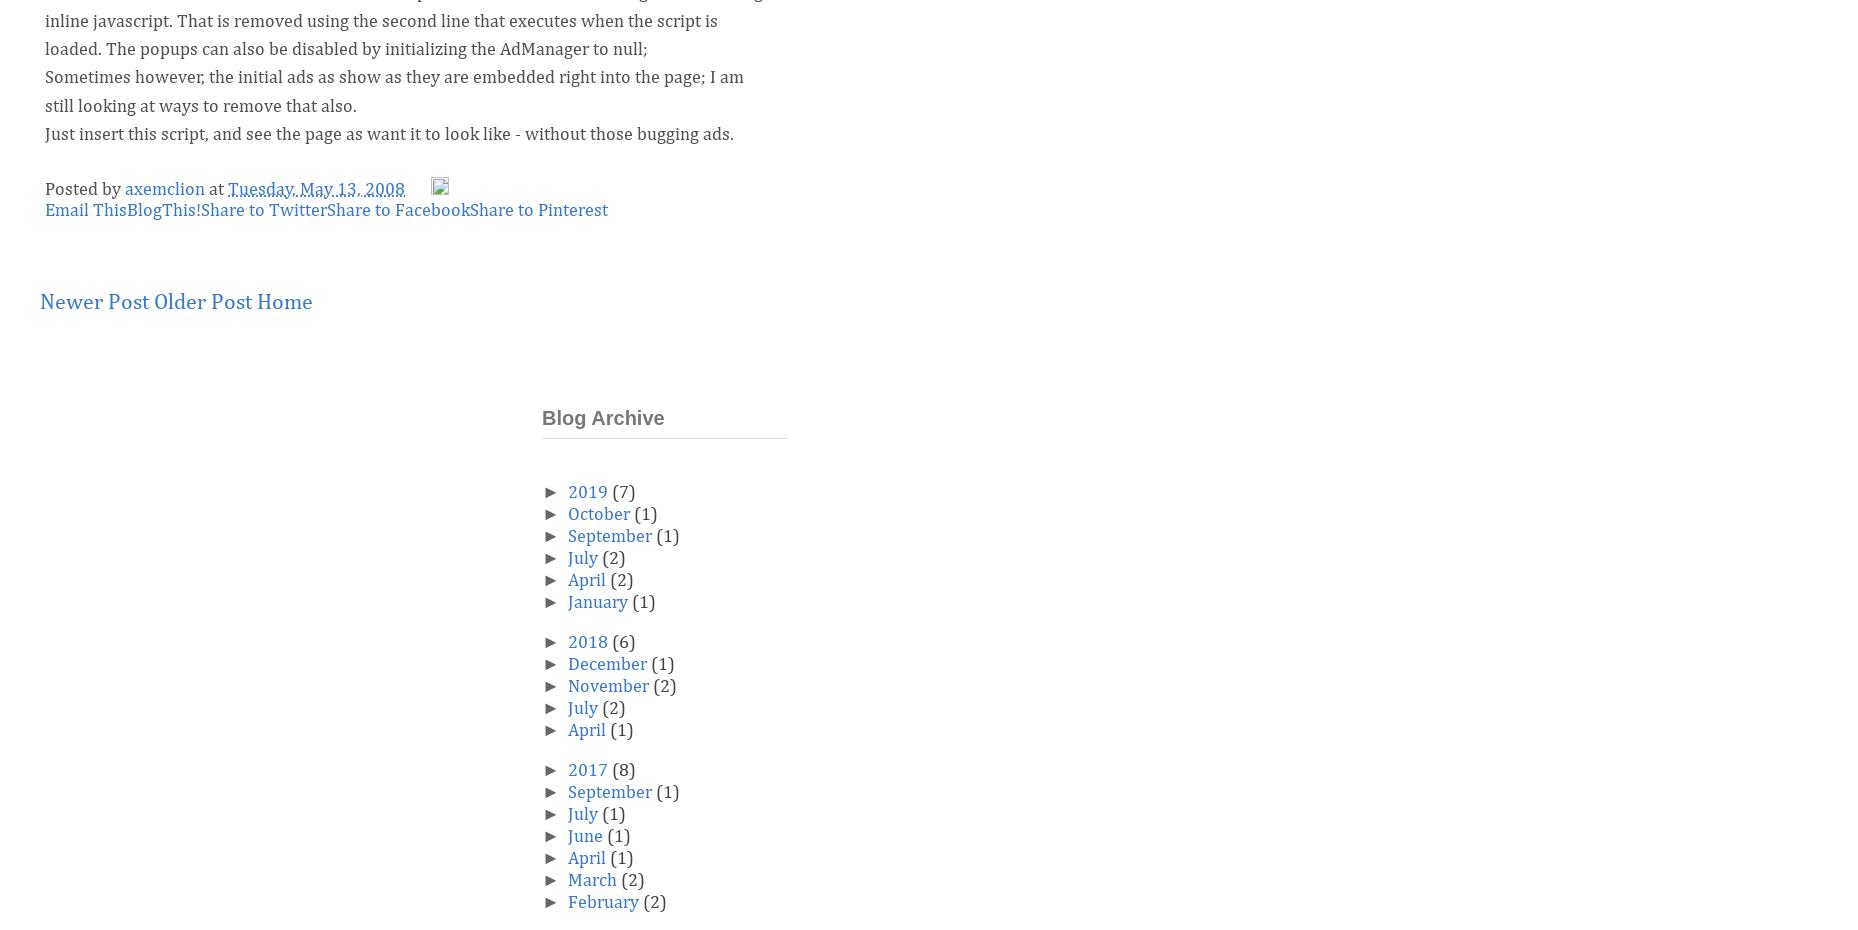  Describe the element at coordinates (327, 208) in the screenshot. I see `'Share to Facebook'` at that location.